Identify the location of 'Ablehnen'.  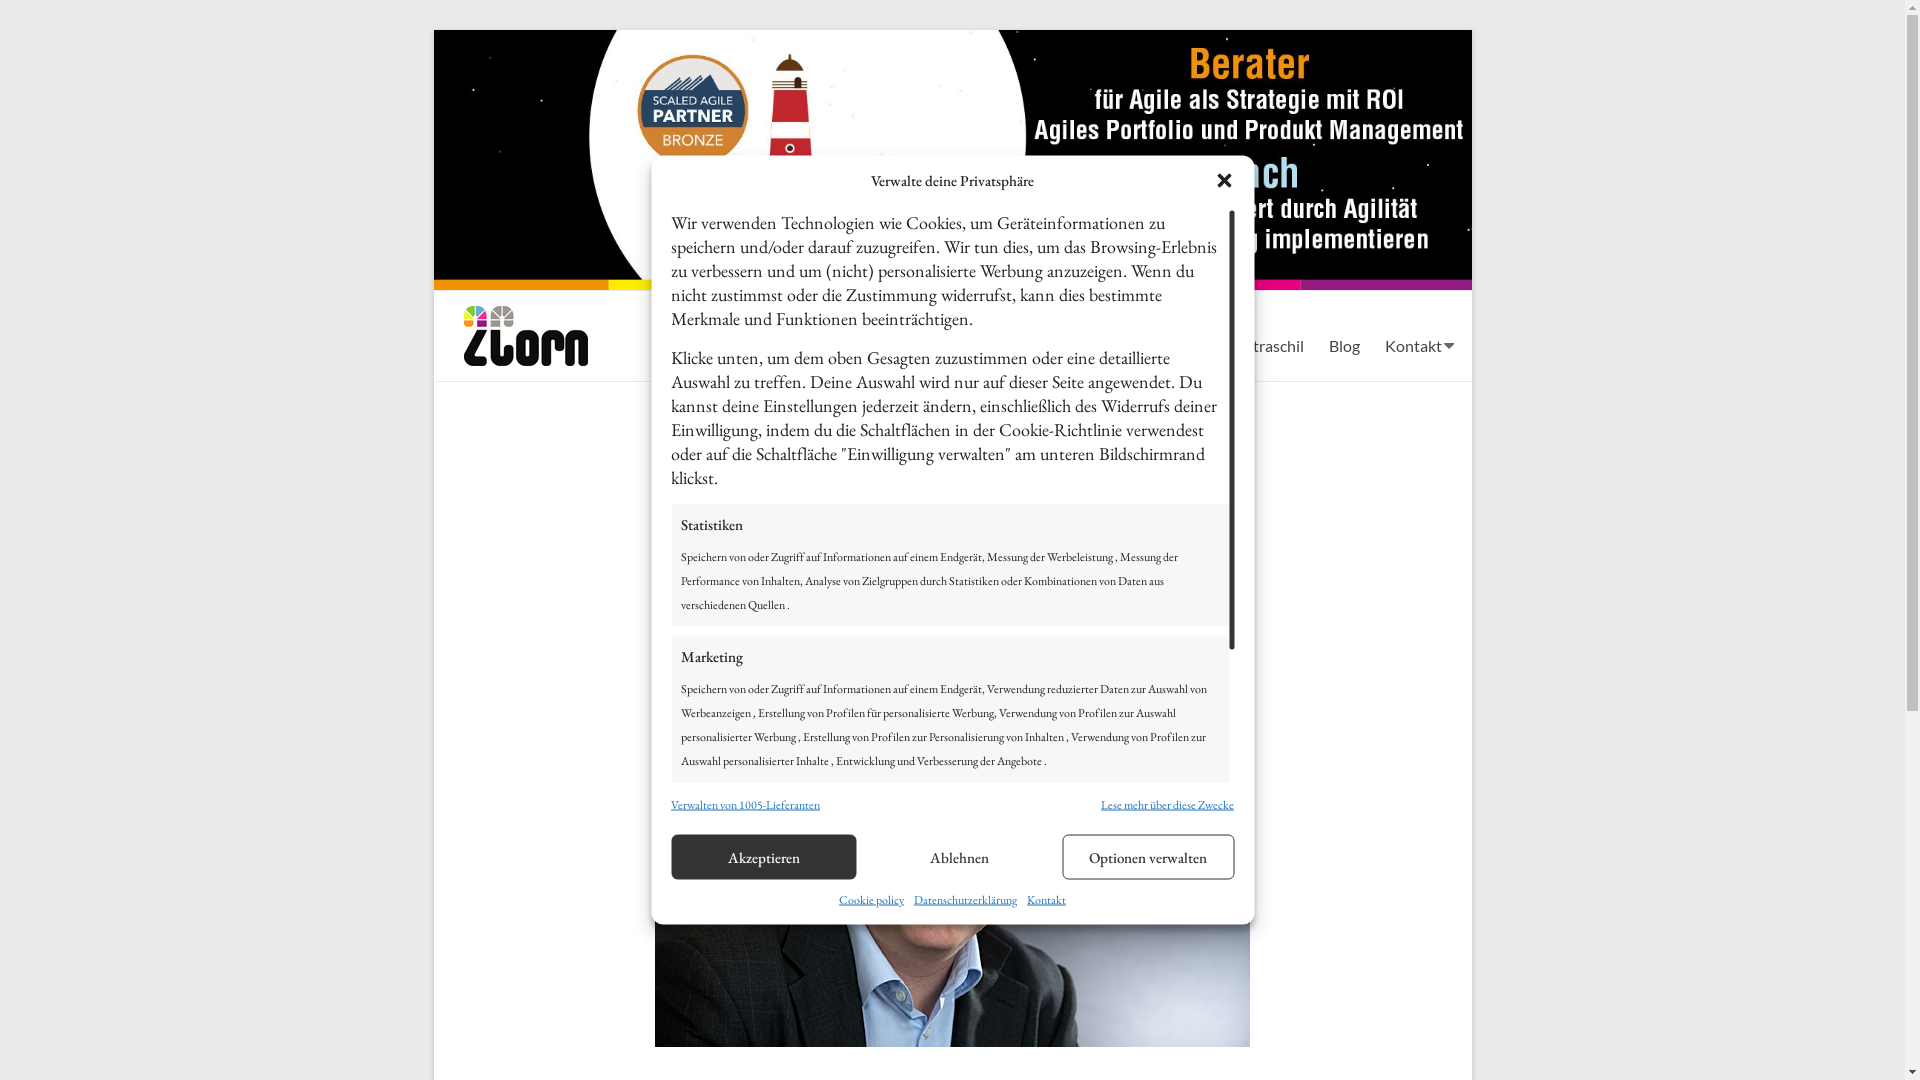
(960, 855).